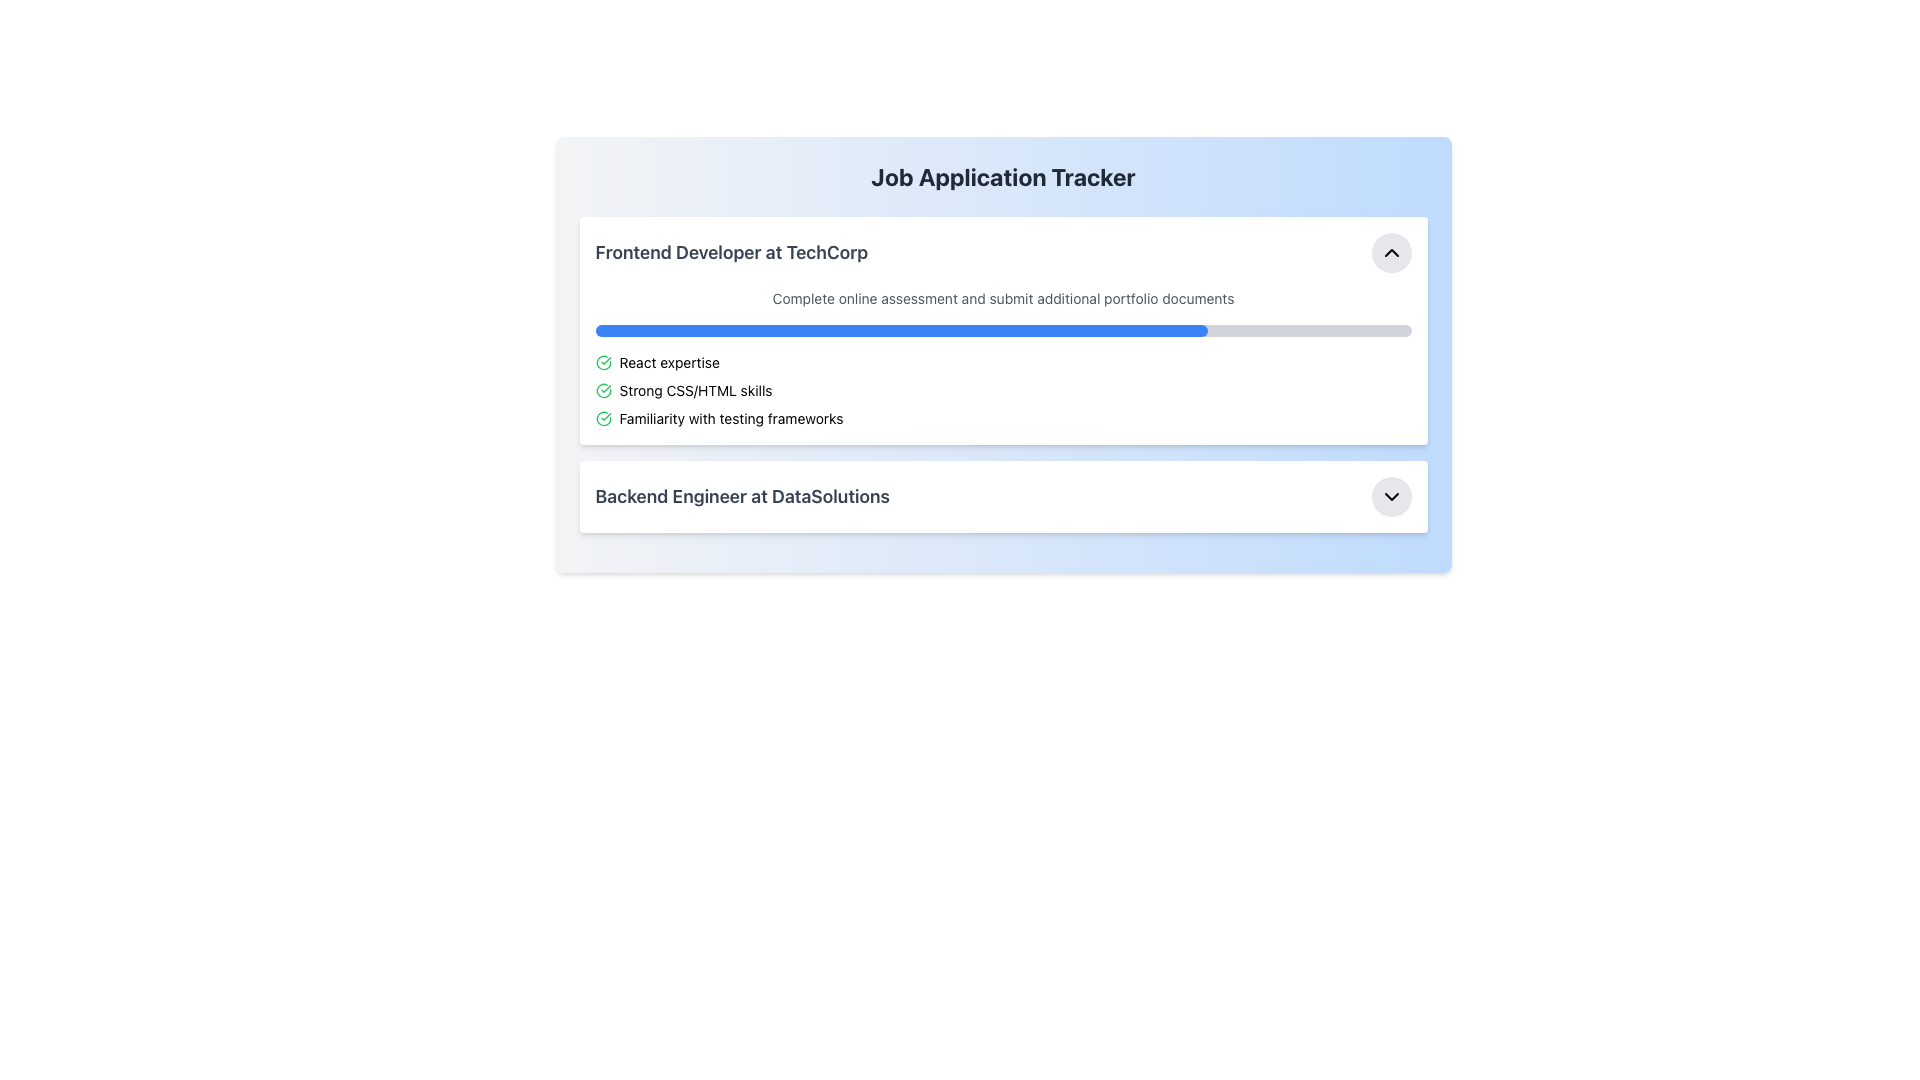 The width and height of the screenshot is (1920, 1080). What do you see at coordinates (602, 418) in the screenshot?
I see `the green circular icon with a checkmark inside, which is positioned to the left of the text 'Familiarity with testing frameworks.'` at bounding box center [602, 418].